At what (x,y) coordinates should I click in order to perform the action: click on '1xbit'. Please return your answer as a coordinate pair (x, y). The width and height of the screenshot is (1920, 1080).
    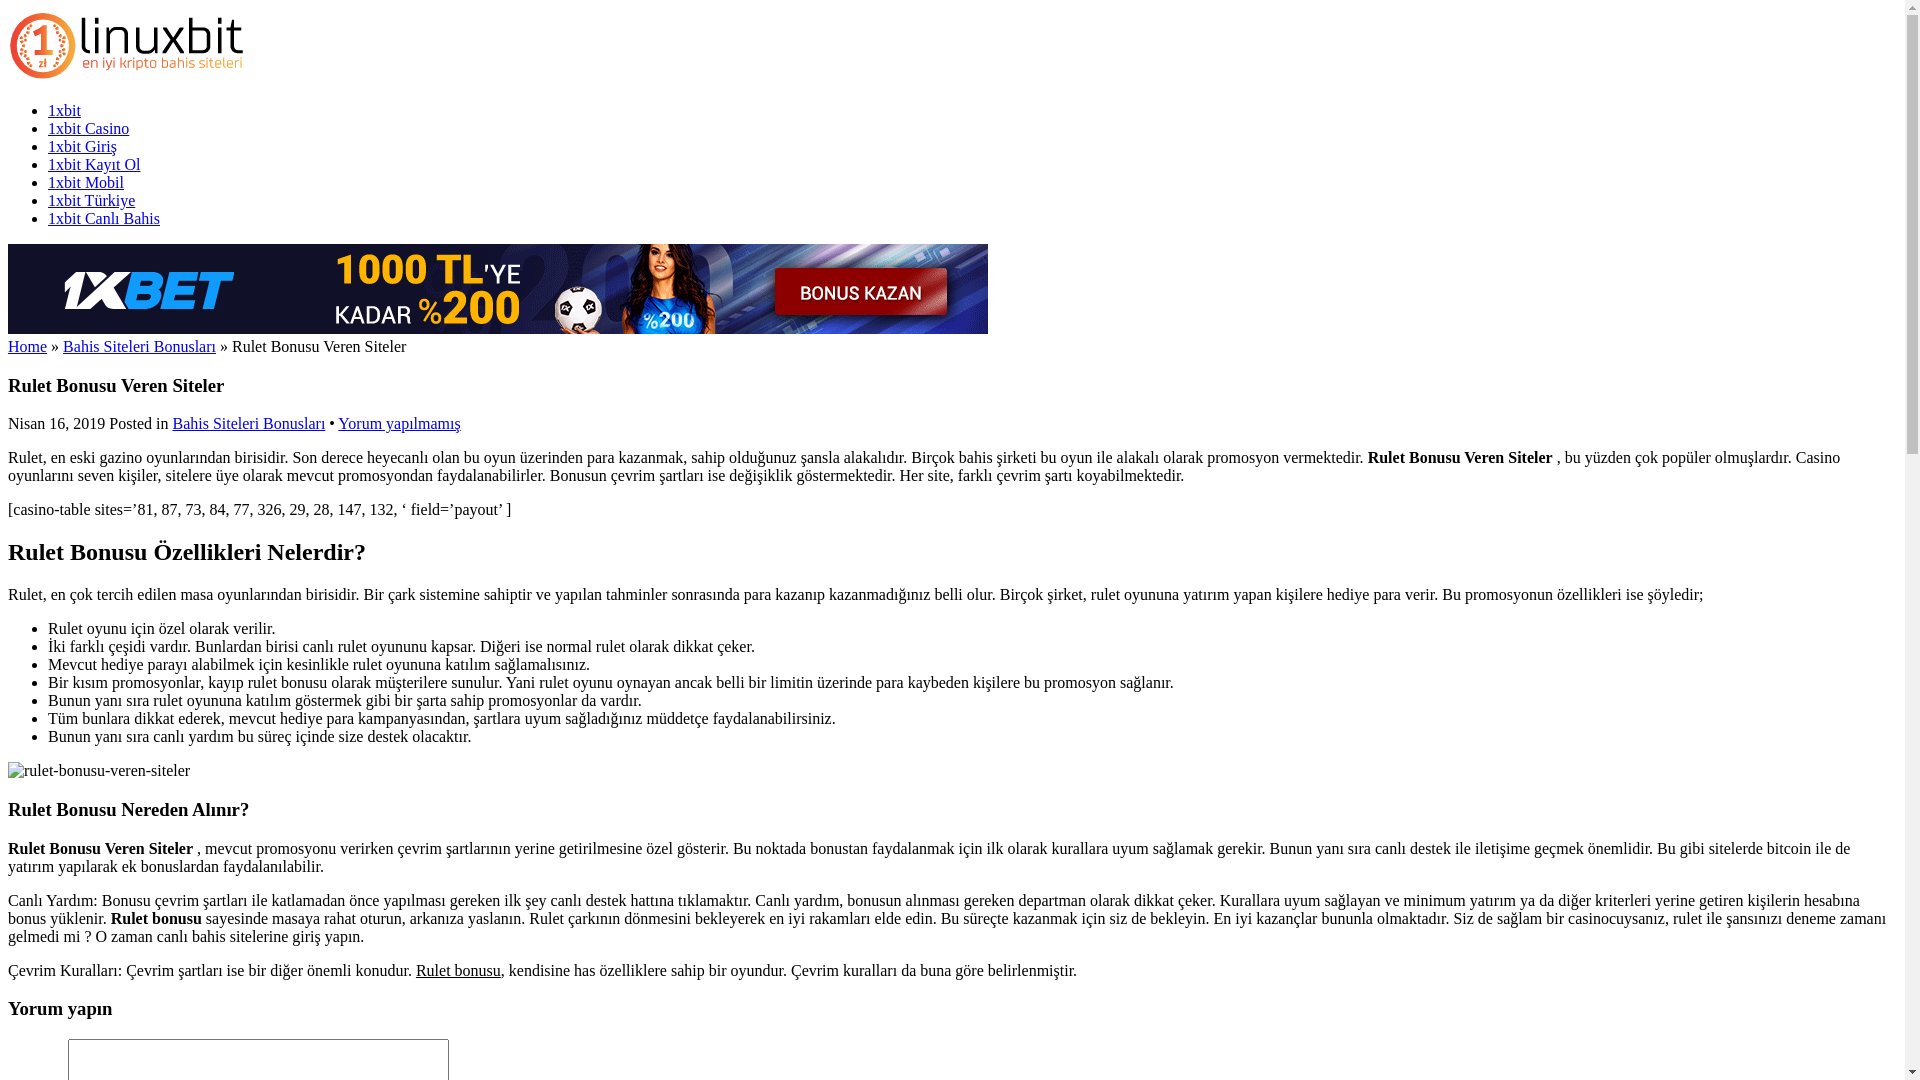
    Looking at the image, I should click on (64, 110).